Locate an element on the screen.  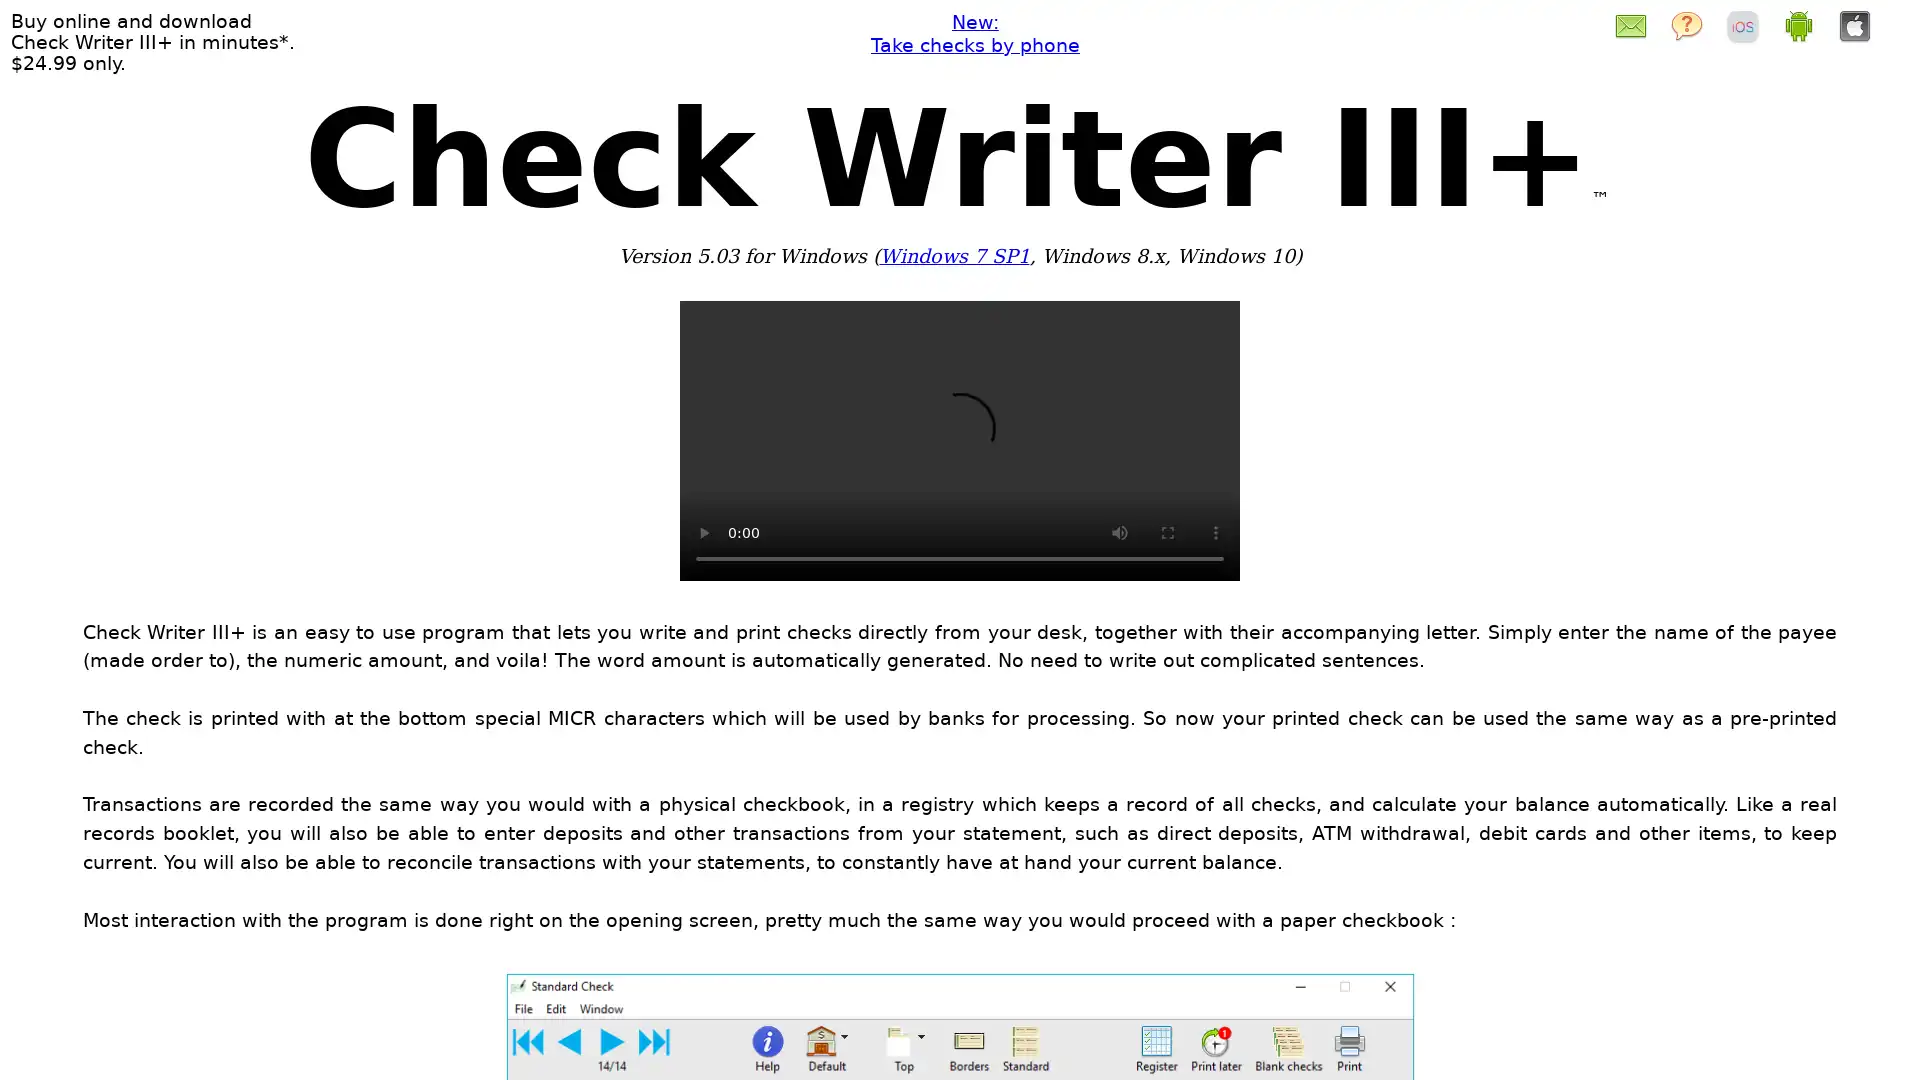
show more media controls is located at coordinates (1214, 531).